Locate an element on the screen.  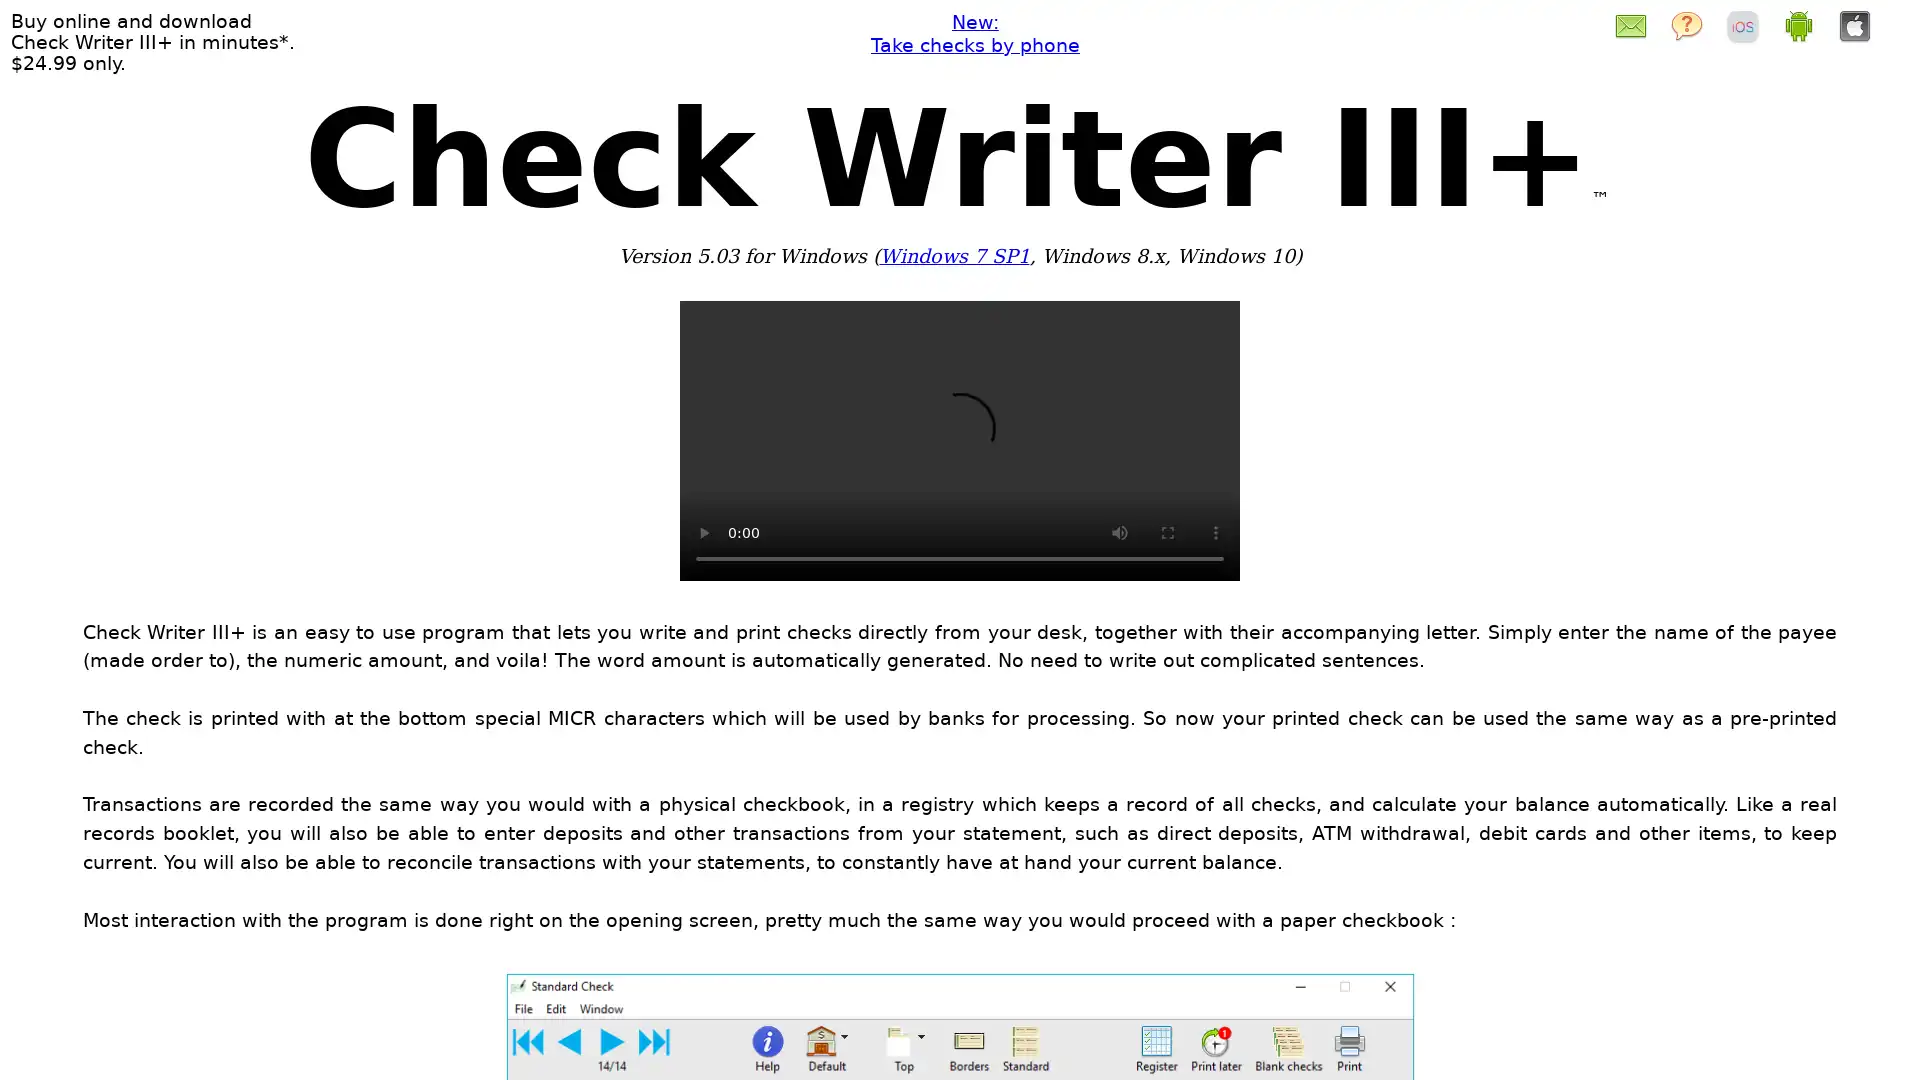
show more media controls is located at coordinates (1214, 531).